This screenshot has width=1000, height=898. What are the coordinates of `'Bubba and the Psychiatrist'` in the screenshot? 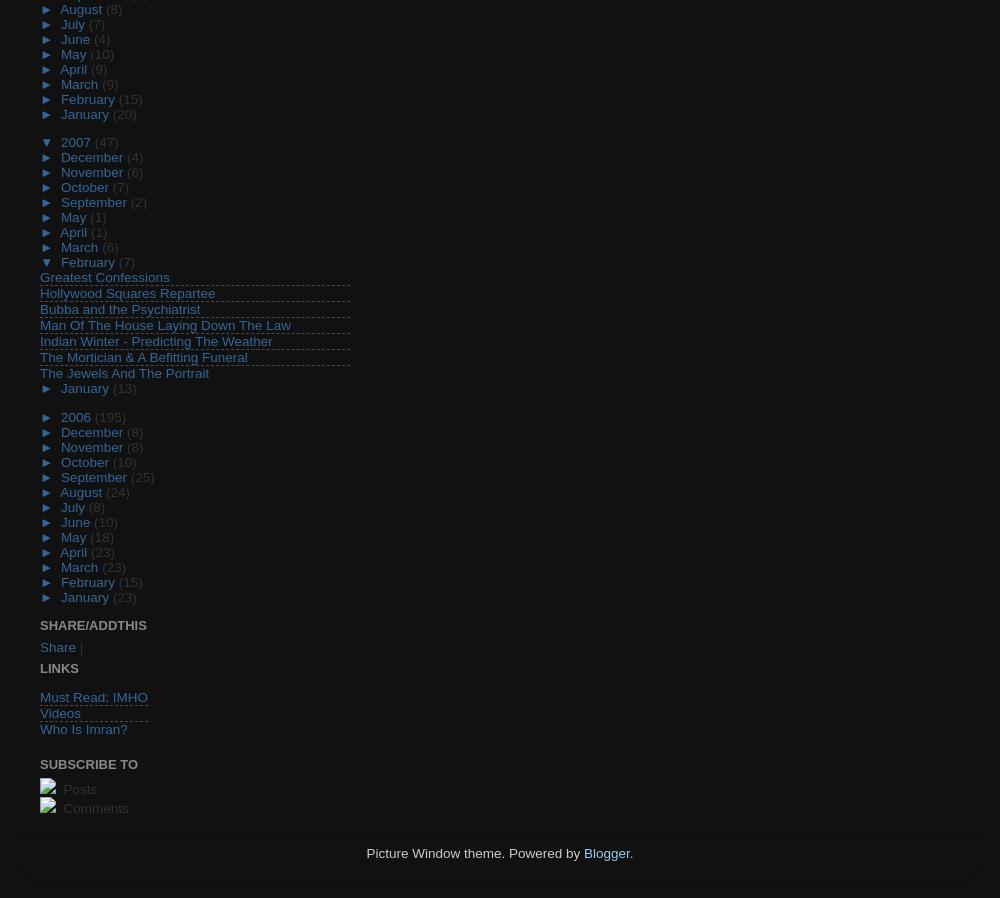 It's located at (40, 309).